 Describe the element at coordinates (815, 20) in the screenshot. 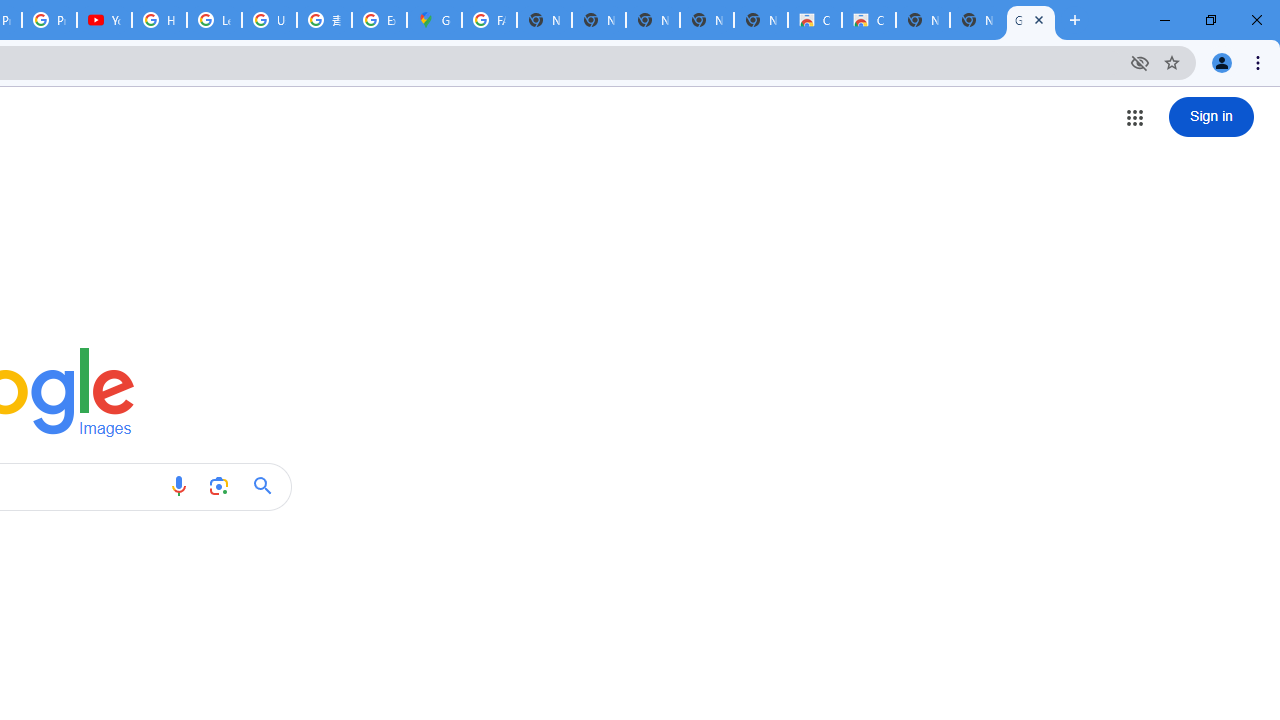

I see `'Classic Blue - Chrome Web Store'` at that location.